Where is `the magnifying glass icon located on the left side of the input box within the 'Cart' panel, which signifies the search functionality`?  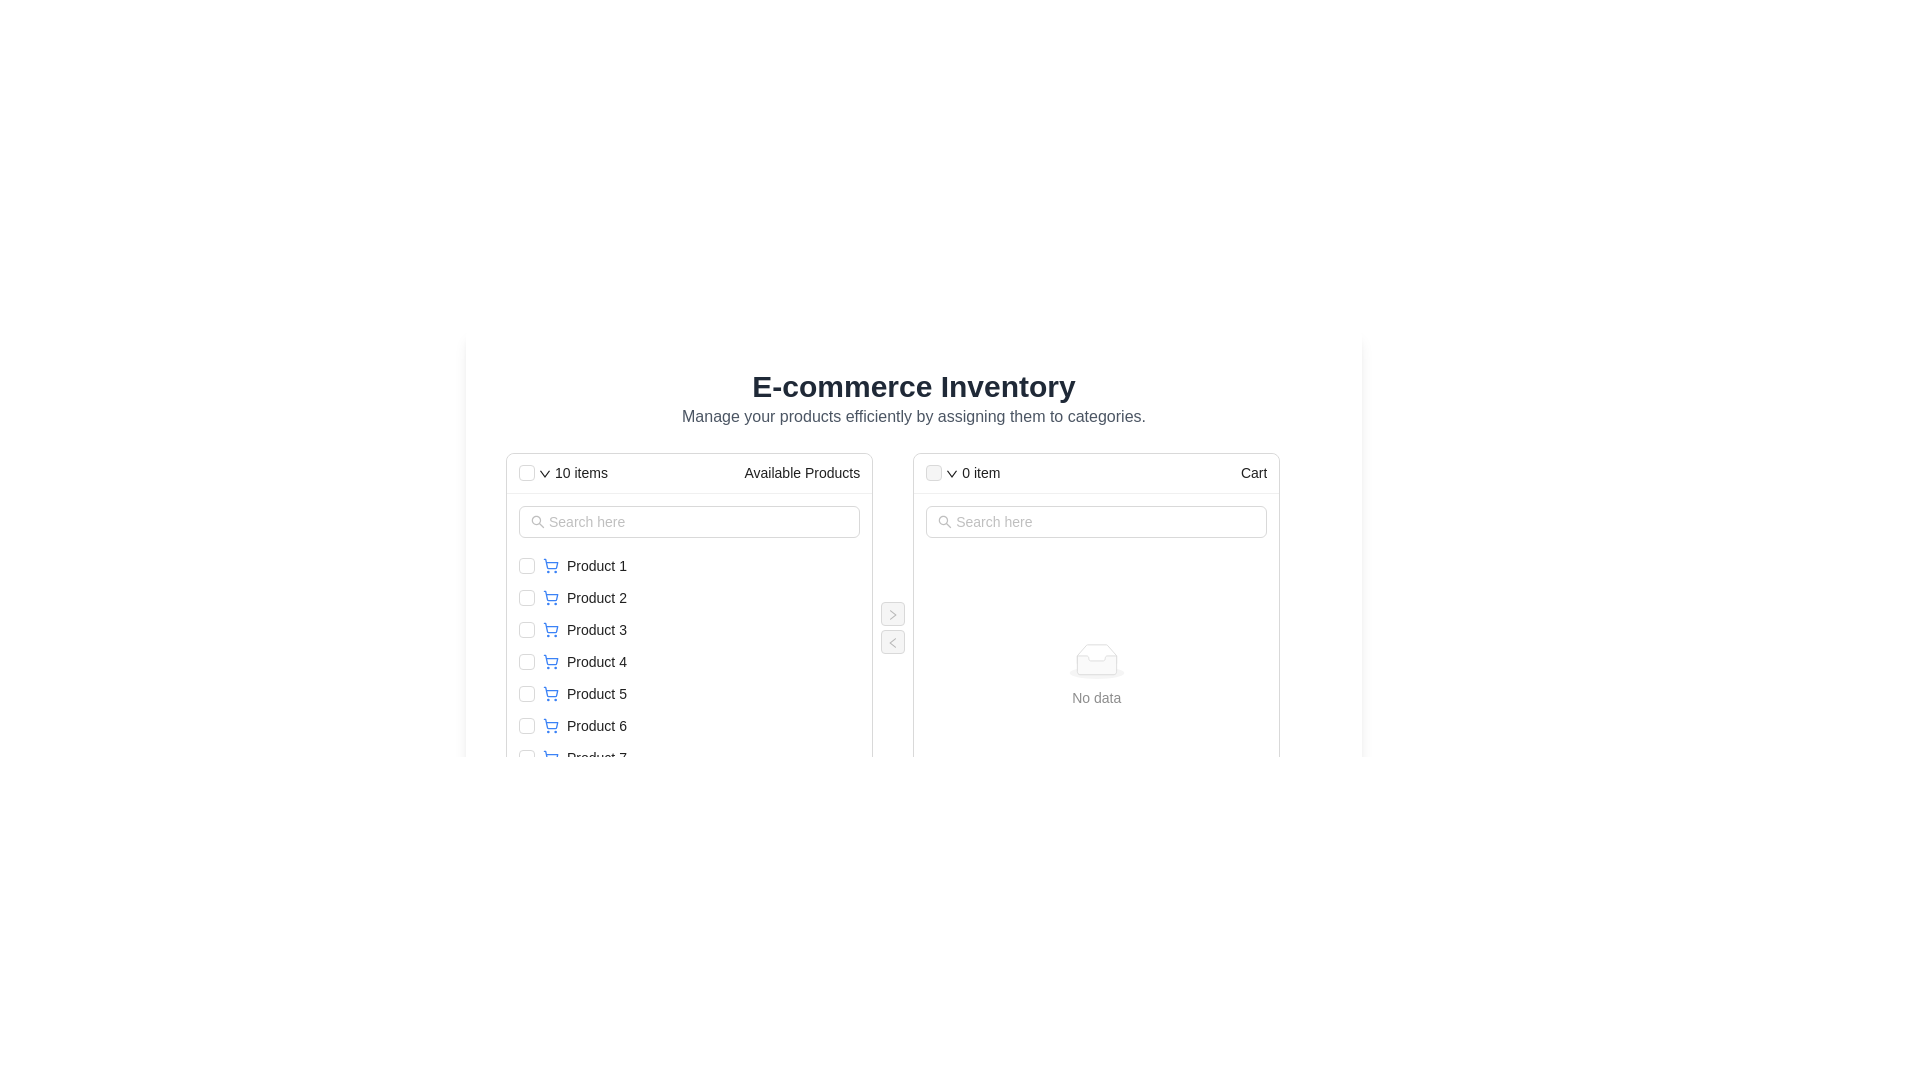
the magnifying glass icon located on the left side of the input box within the 'Cart' panel, which signifies the search functionality is located at coordinates (944, 520).